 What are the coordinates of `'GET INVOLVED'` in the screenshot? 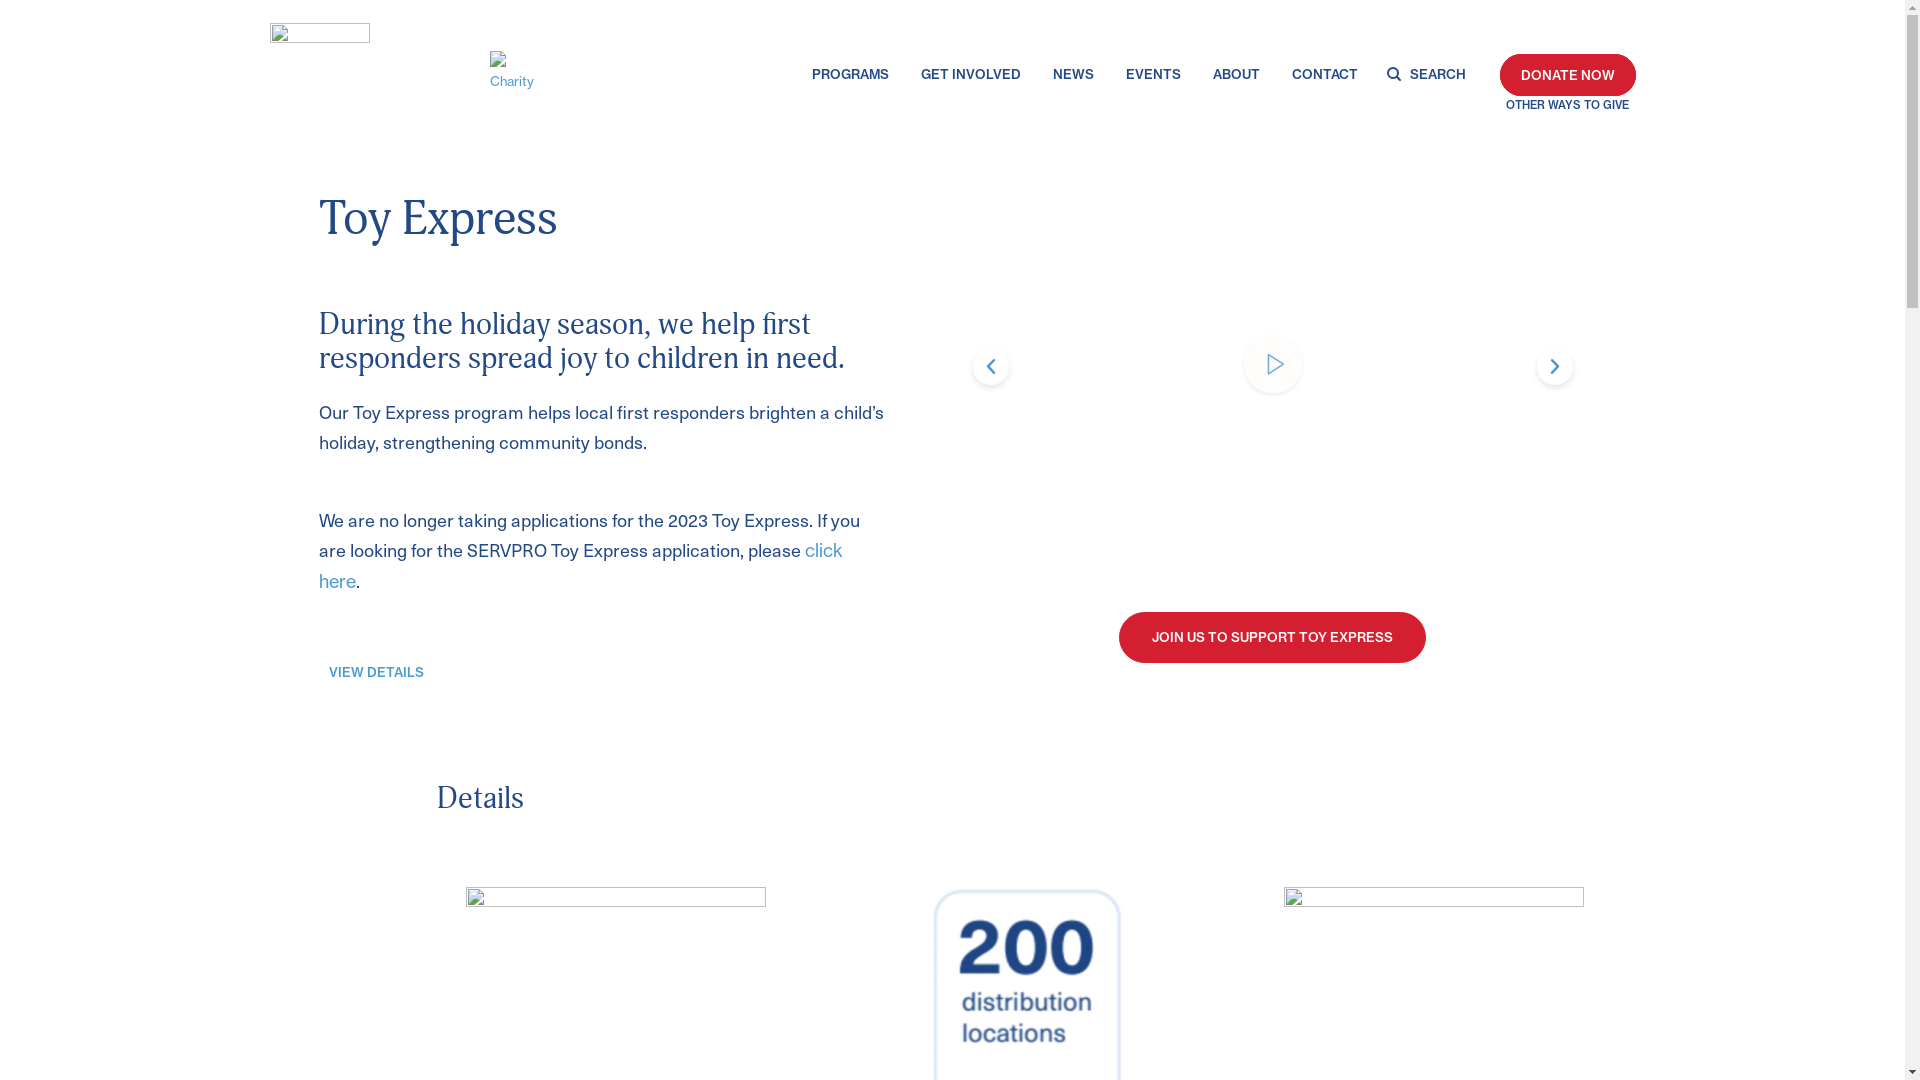 It's located at (920, 77).